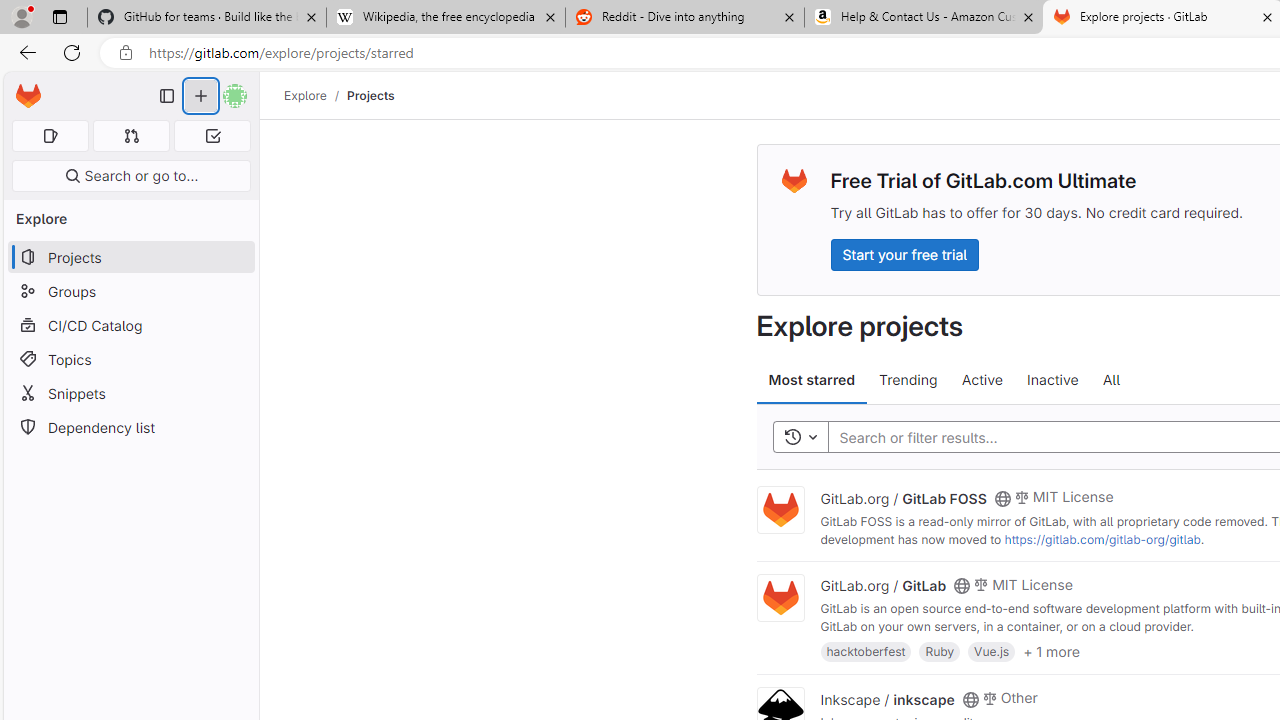  I want to click on 'Class: project', so click(779, 596).